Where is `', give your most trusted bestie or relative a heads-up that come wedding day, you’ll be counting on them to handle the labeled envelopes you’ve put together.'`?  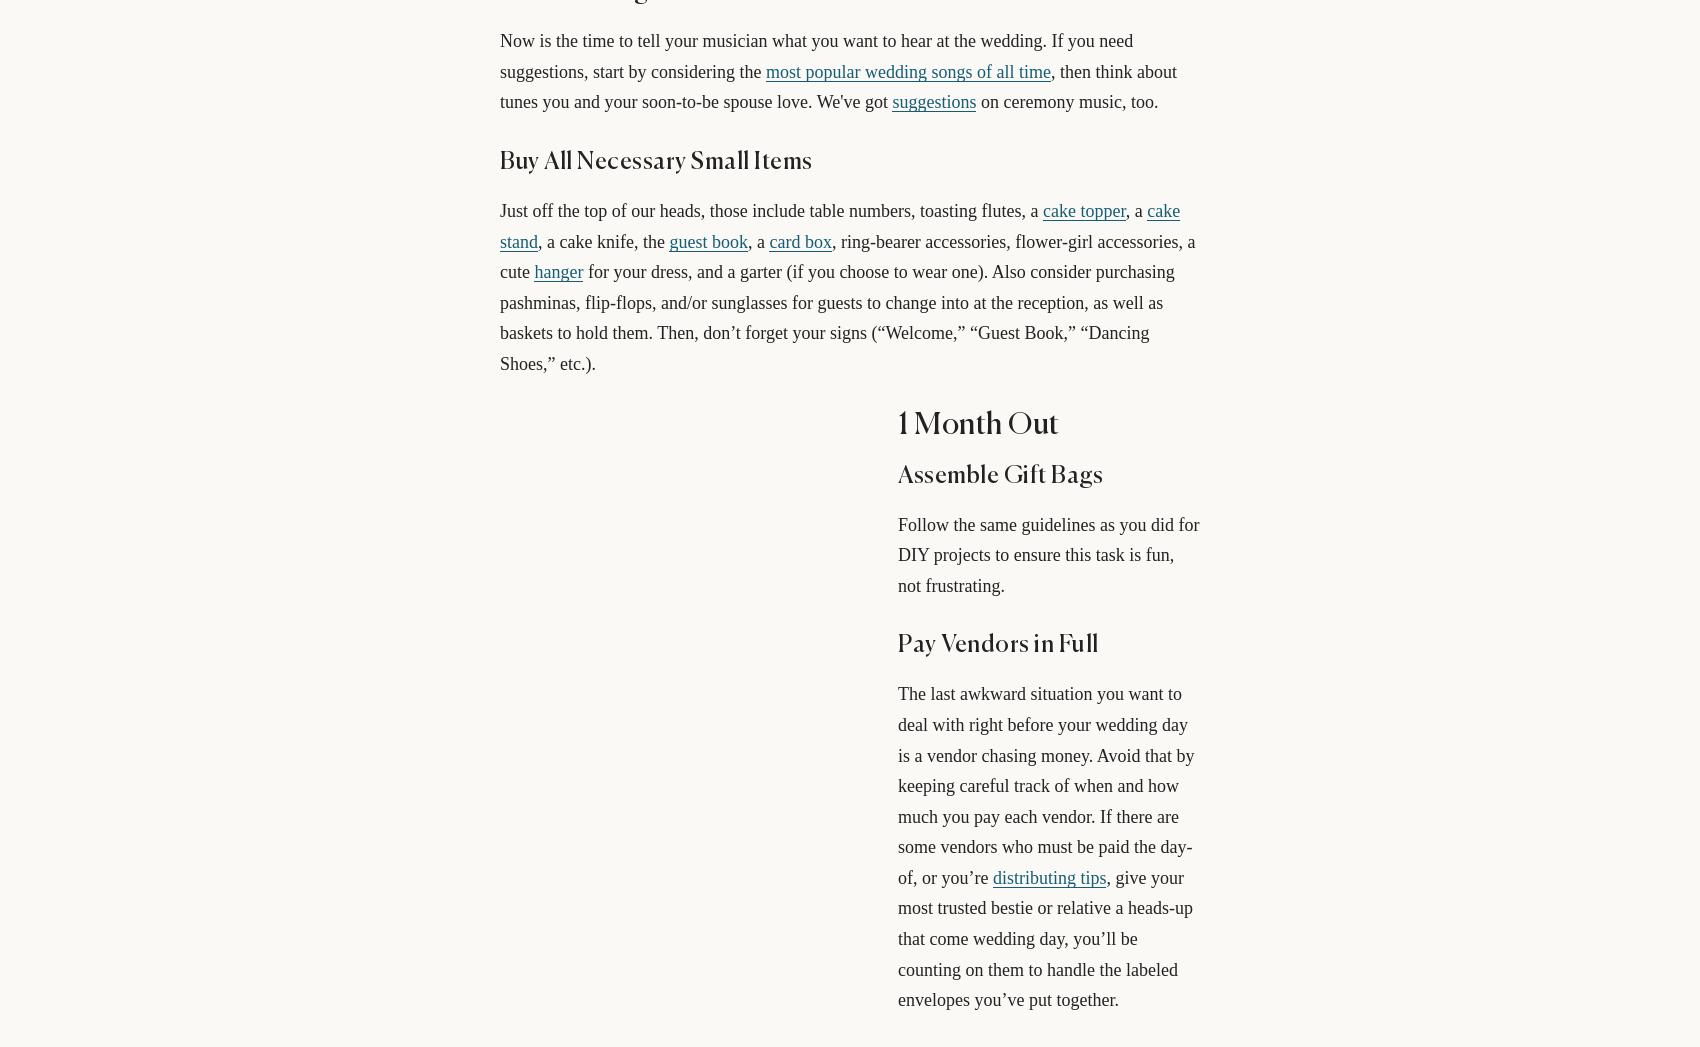
', give your most trusted bestie or relative a heads-up that come wedding day, you’ll be counting on them to handle the labeled envelopes you’ve put together.' is located at coordinates (1043, 938).